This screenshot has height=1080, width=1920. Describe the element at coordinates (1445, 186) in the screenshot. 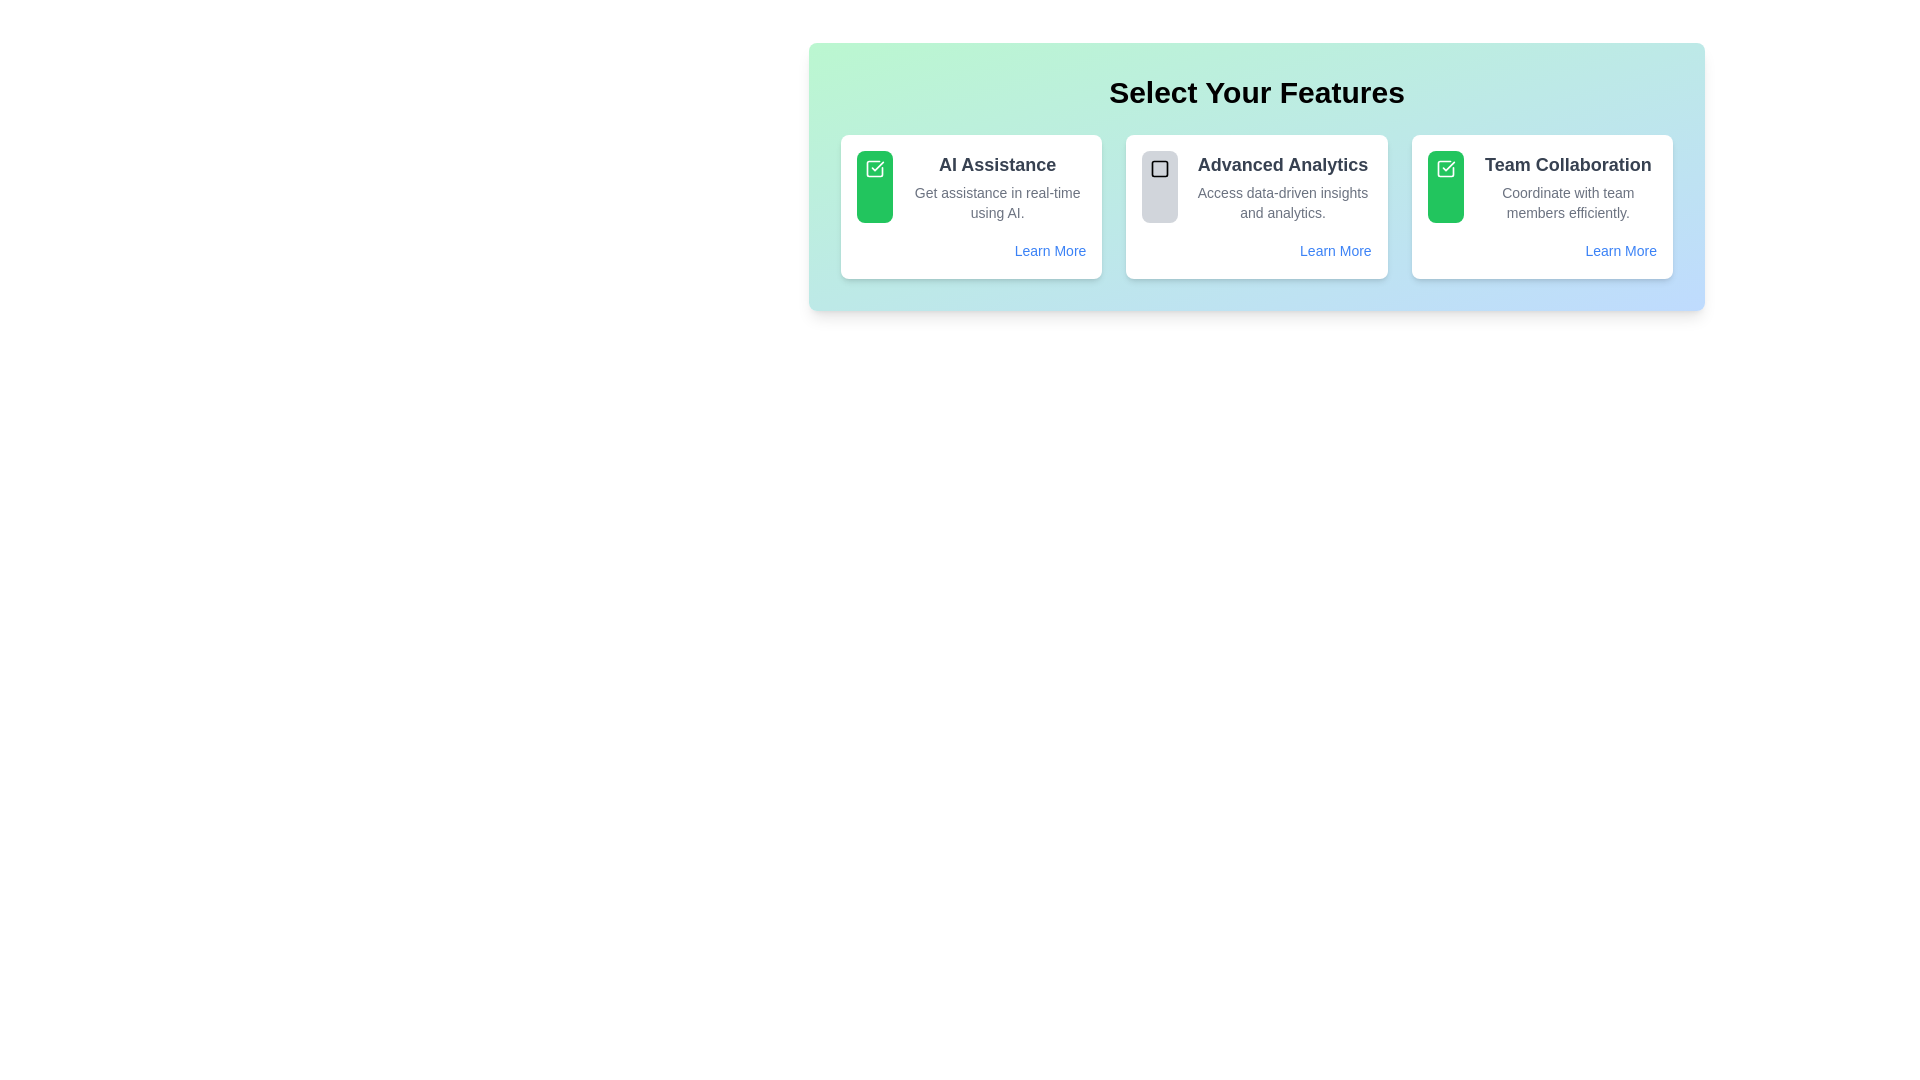

I see `the 'Team Collaboration' icon-style button from its current position` at that location.